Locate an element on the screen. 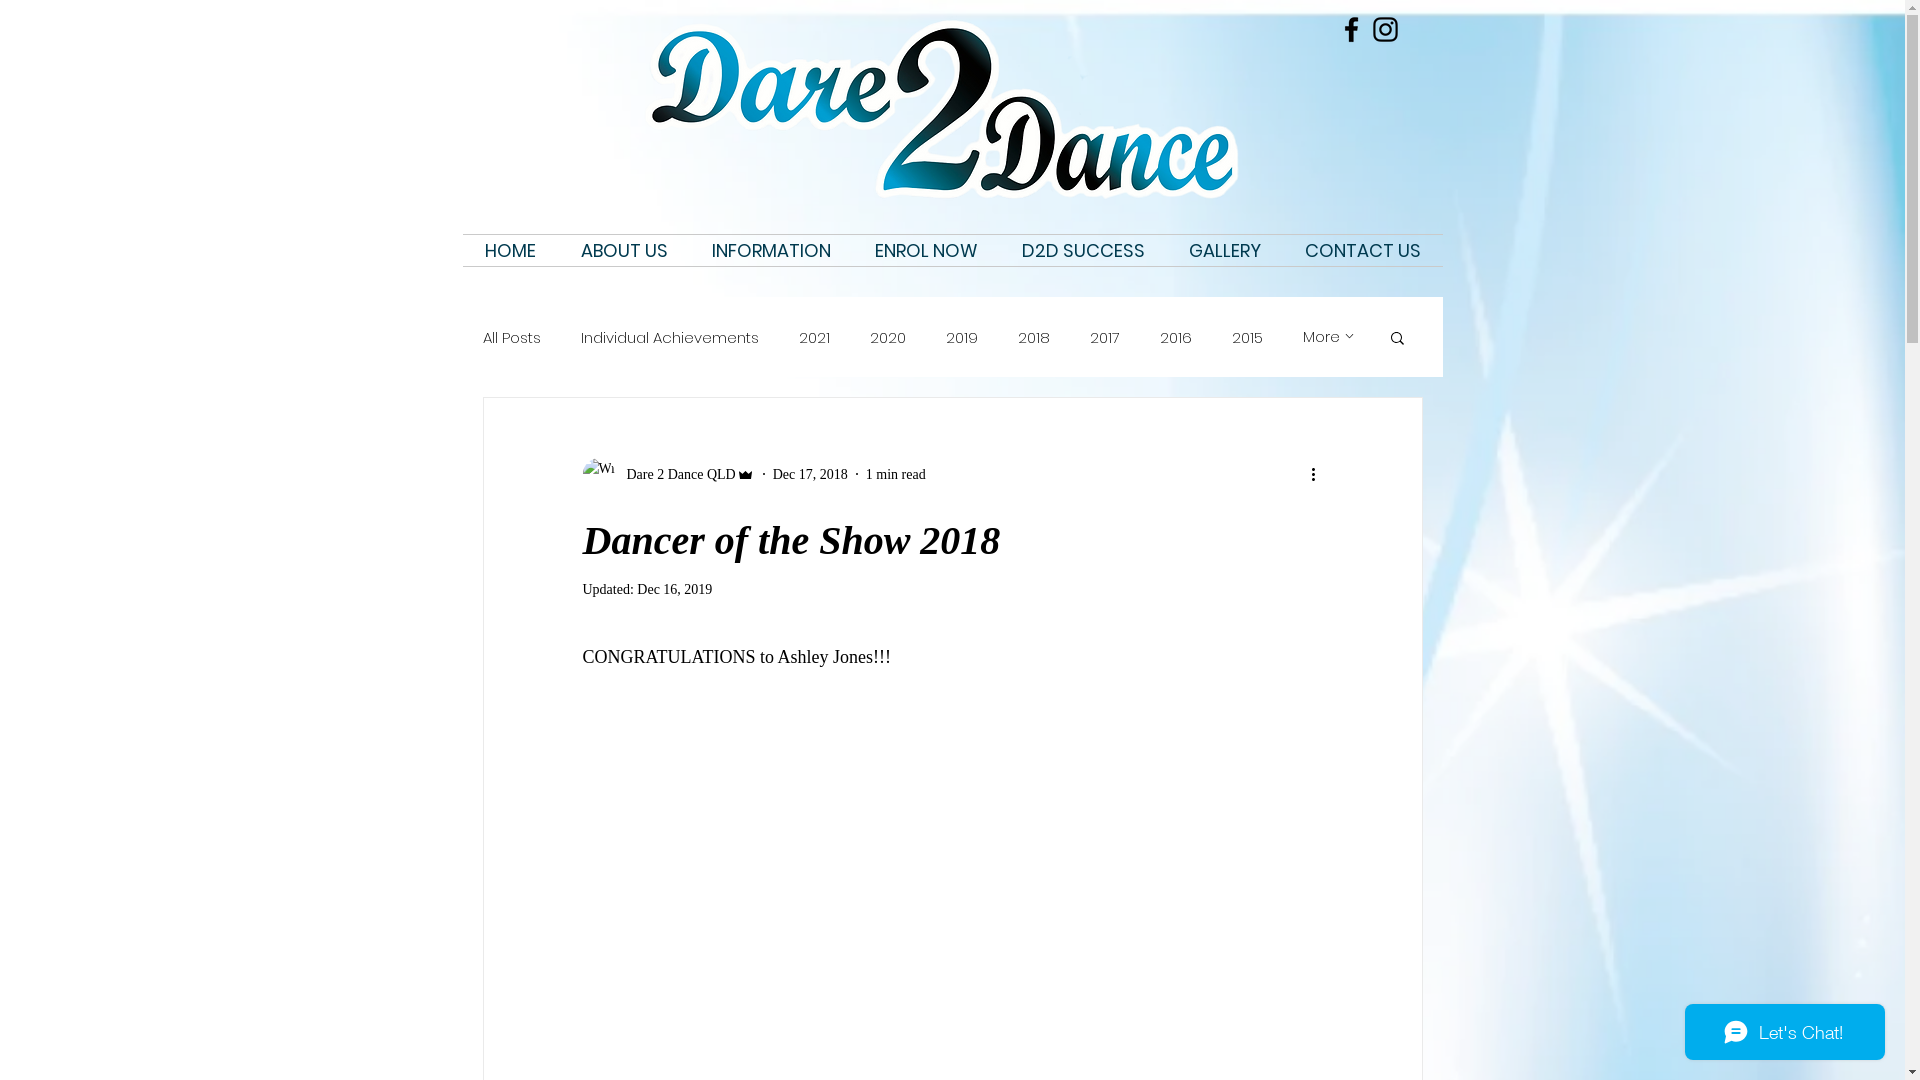 The image size is (1920, 1080). 'CONTACT US' is located at coordinates (1361, 249).